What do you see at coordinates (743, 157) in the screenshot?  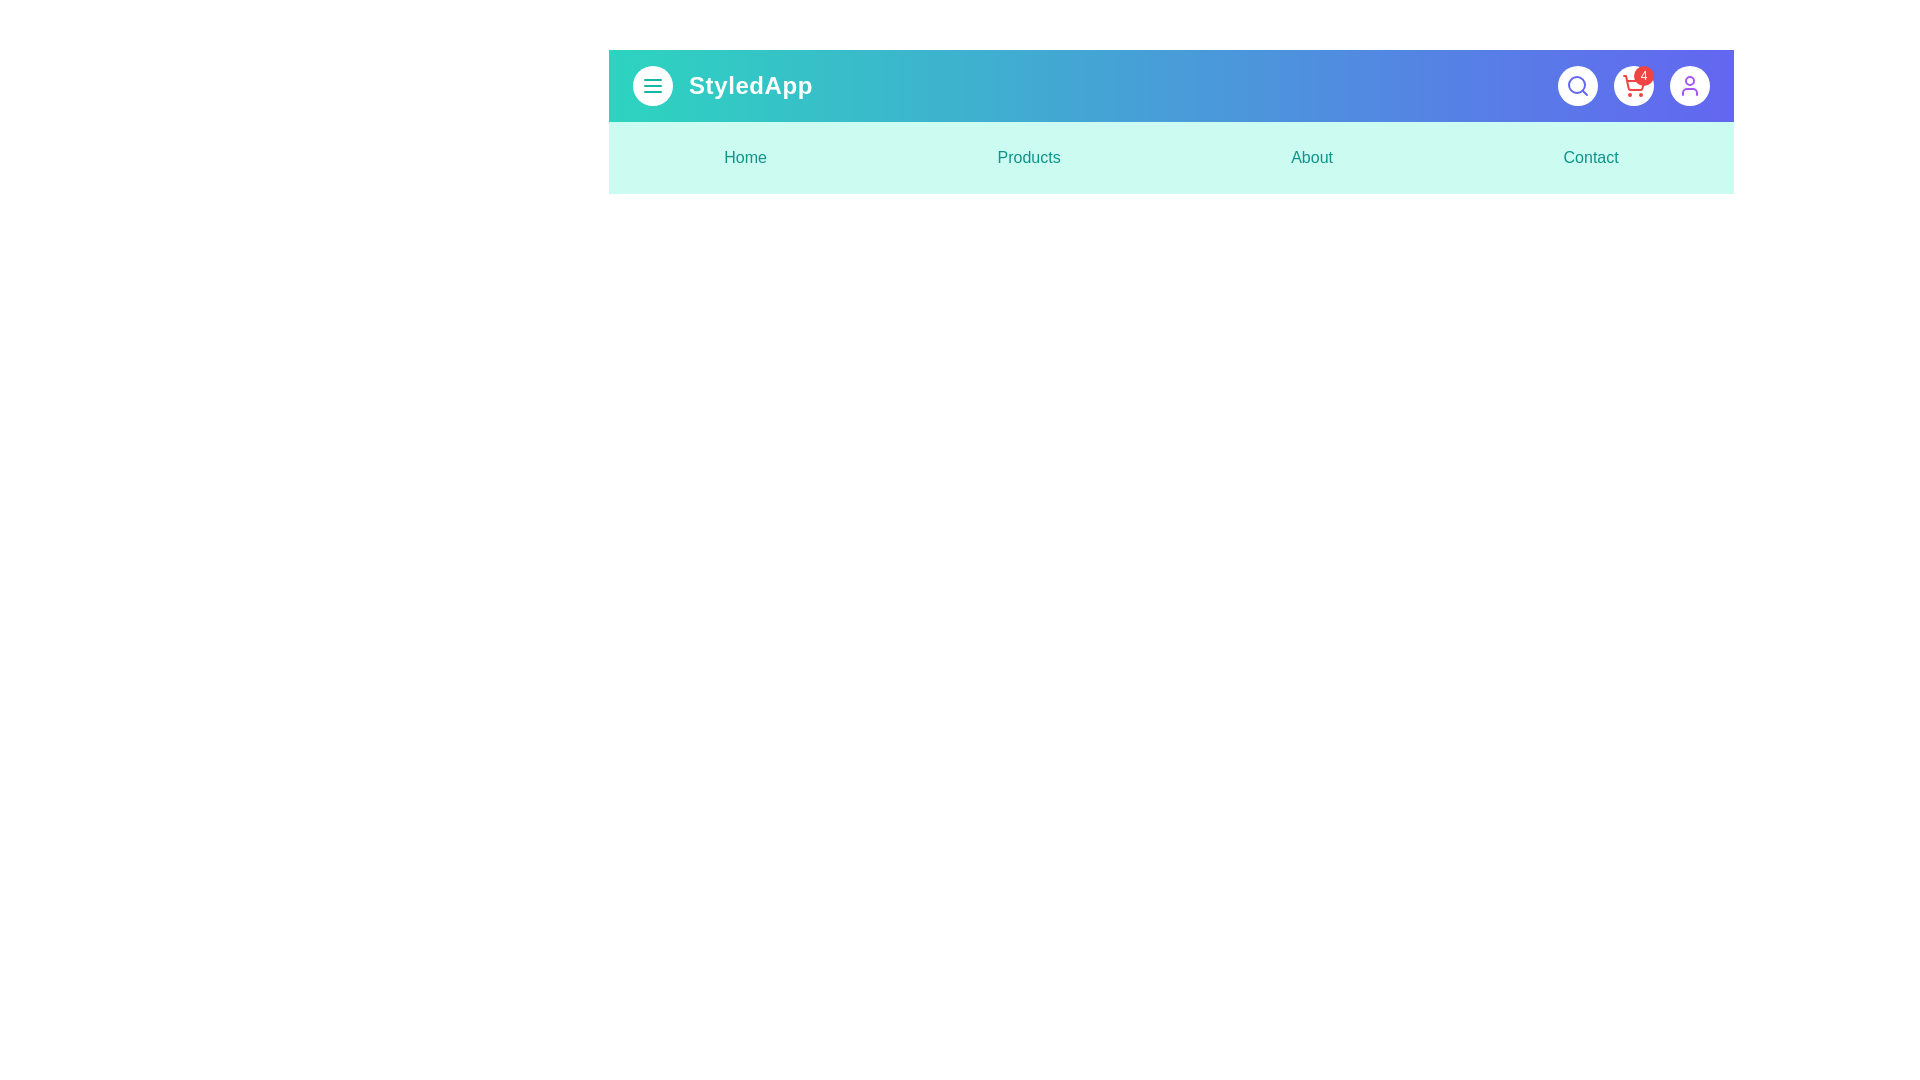 I see `the menu item labeled Home to navigate to the corresponding section` at bounding box center [743, 157].